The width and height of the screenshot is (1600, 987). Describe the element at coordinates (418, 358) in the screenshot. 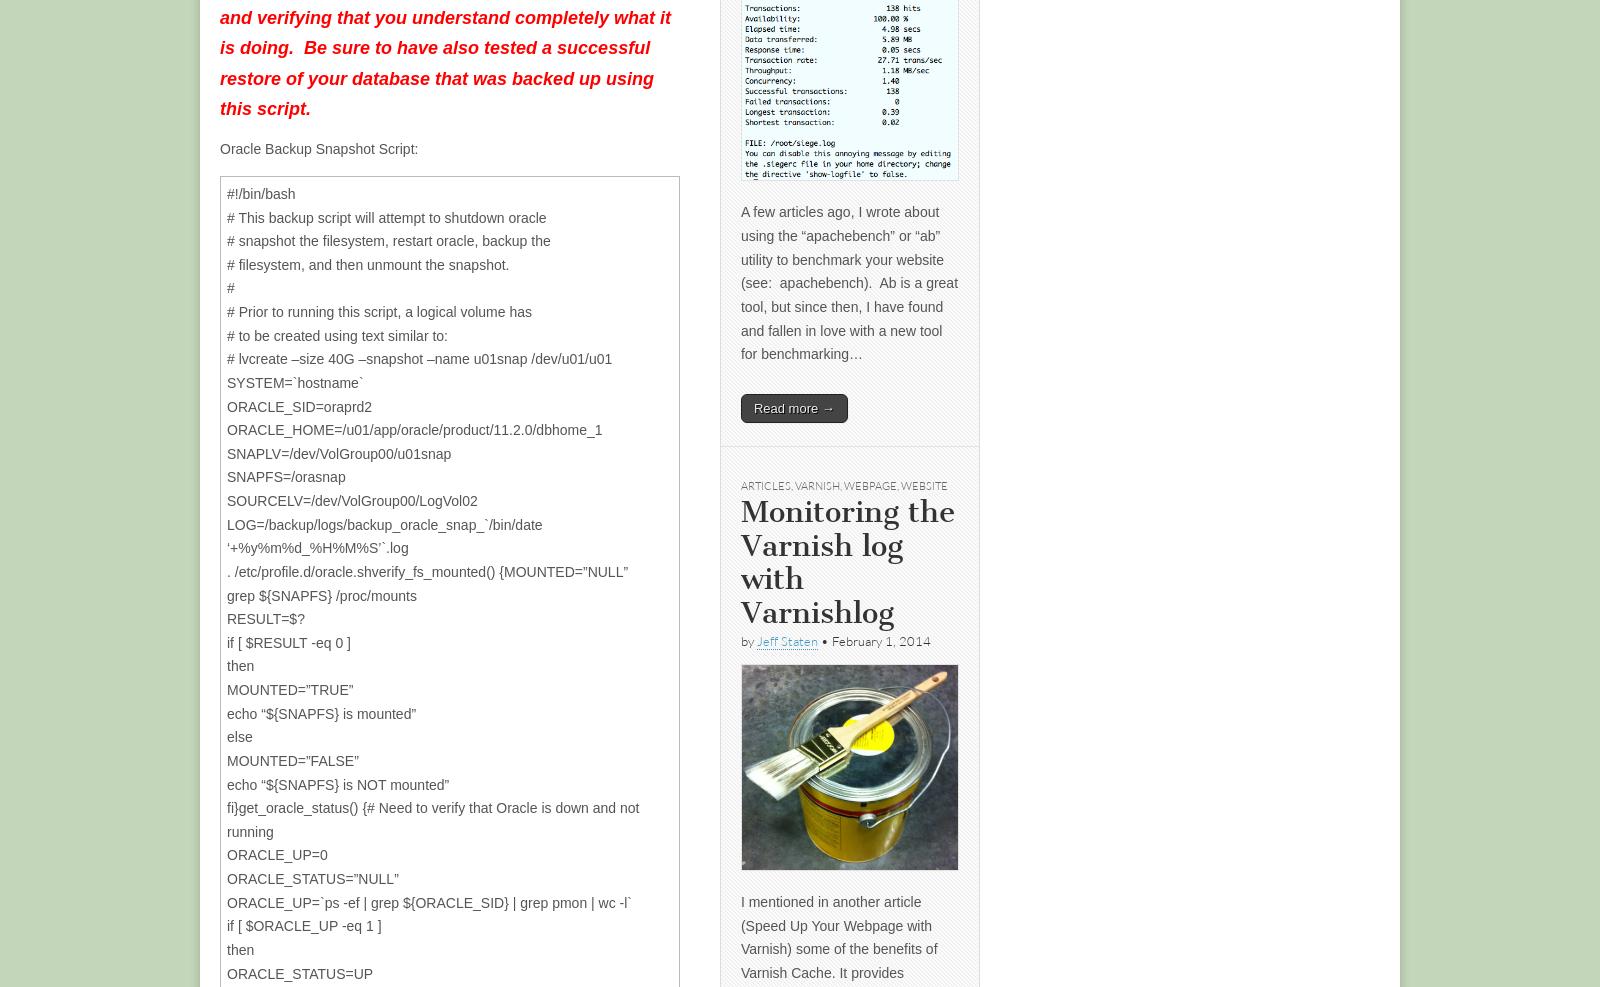

I see `'# lvcreate –size 40G –snapshot –name u01snap /dev/u01/u01'` at that location.